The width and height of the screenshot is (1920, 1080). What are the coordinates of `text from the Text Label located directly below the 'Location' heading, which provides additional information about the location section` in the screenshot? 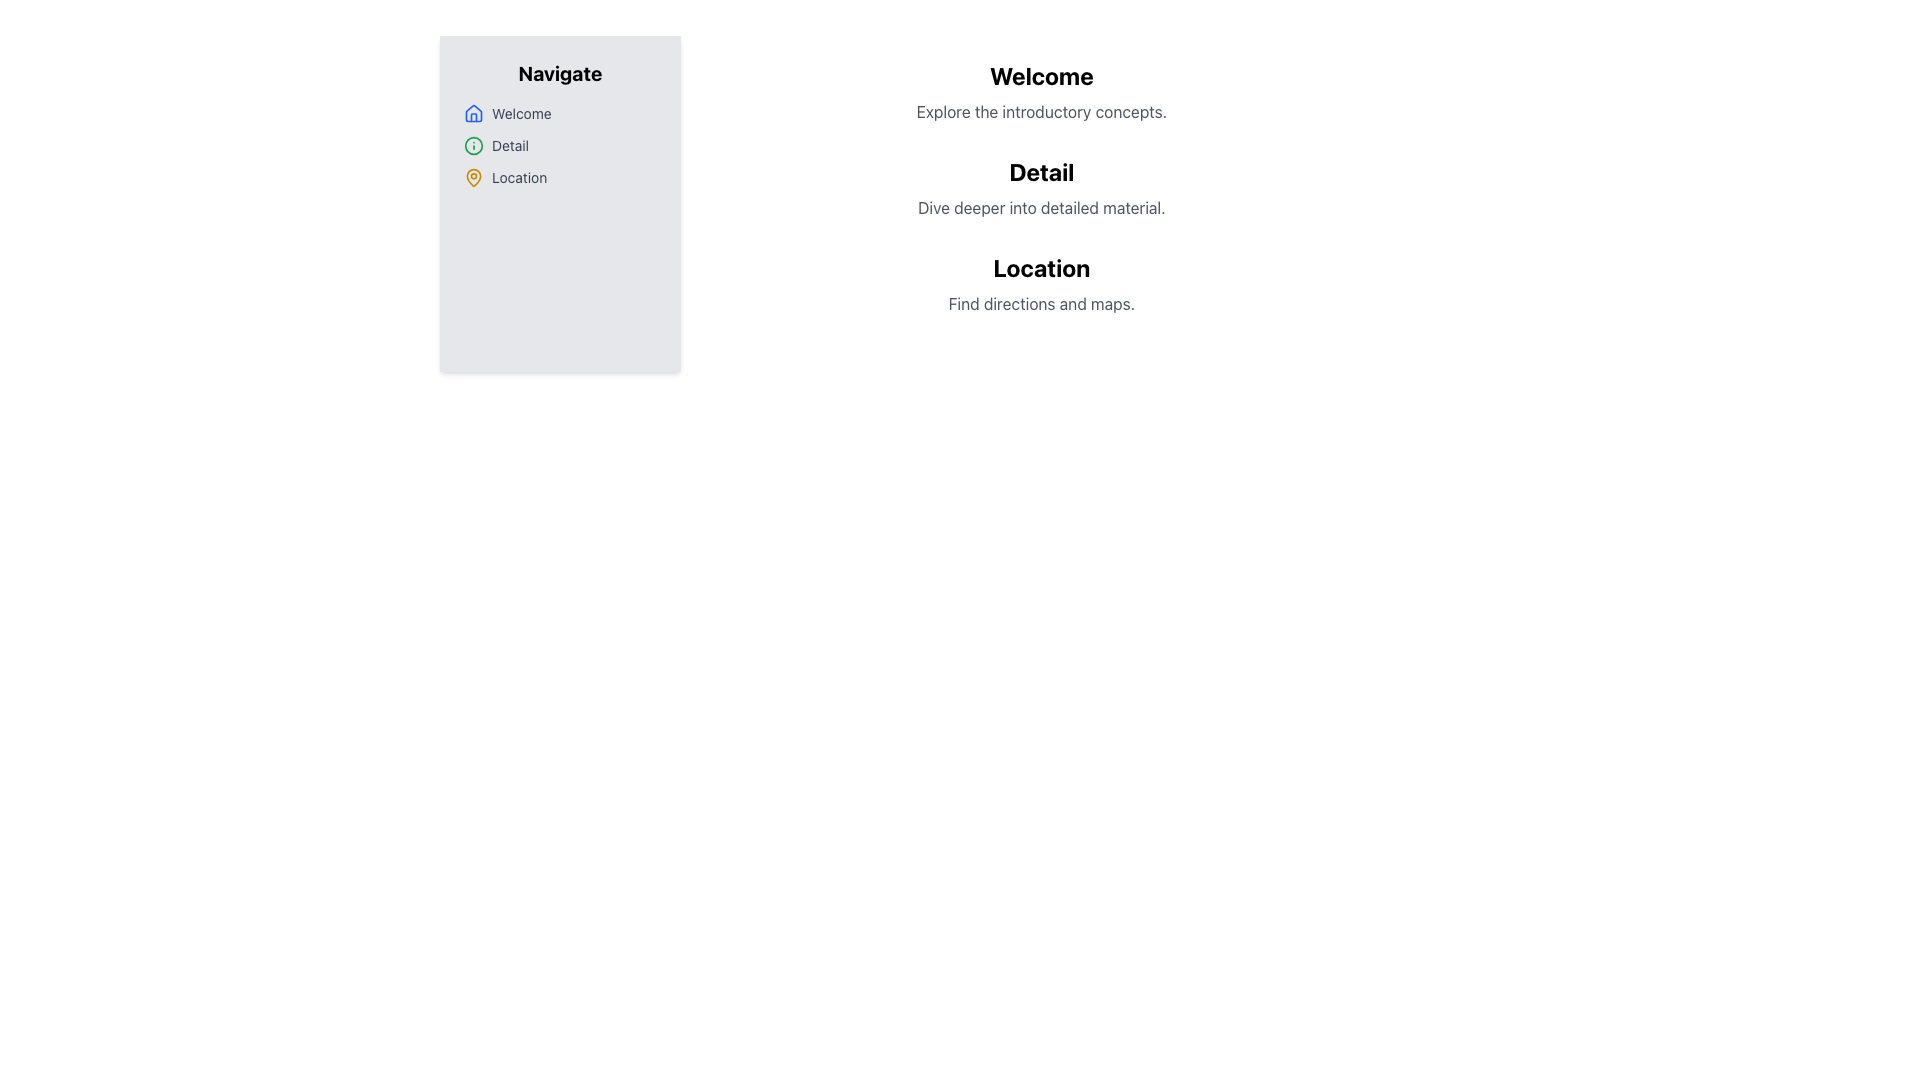 It's located at (1040, 304).